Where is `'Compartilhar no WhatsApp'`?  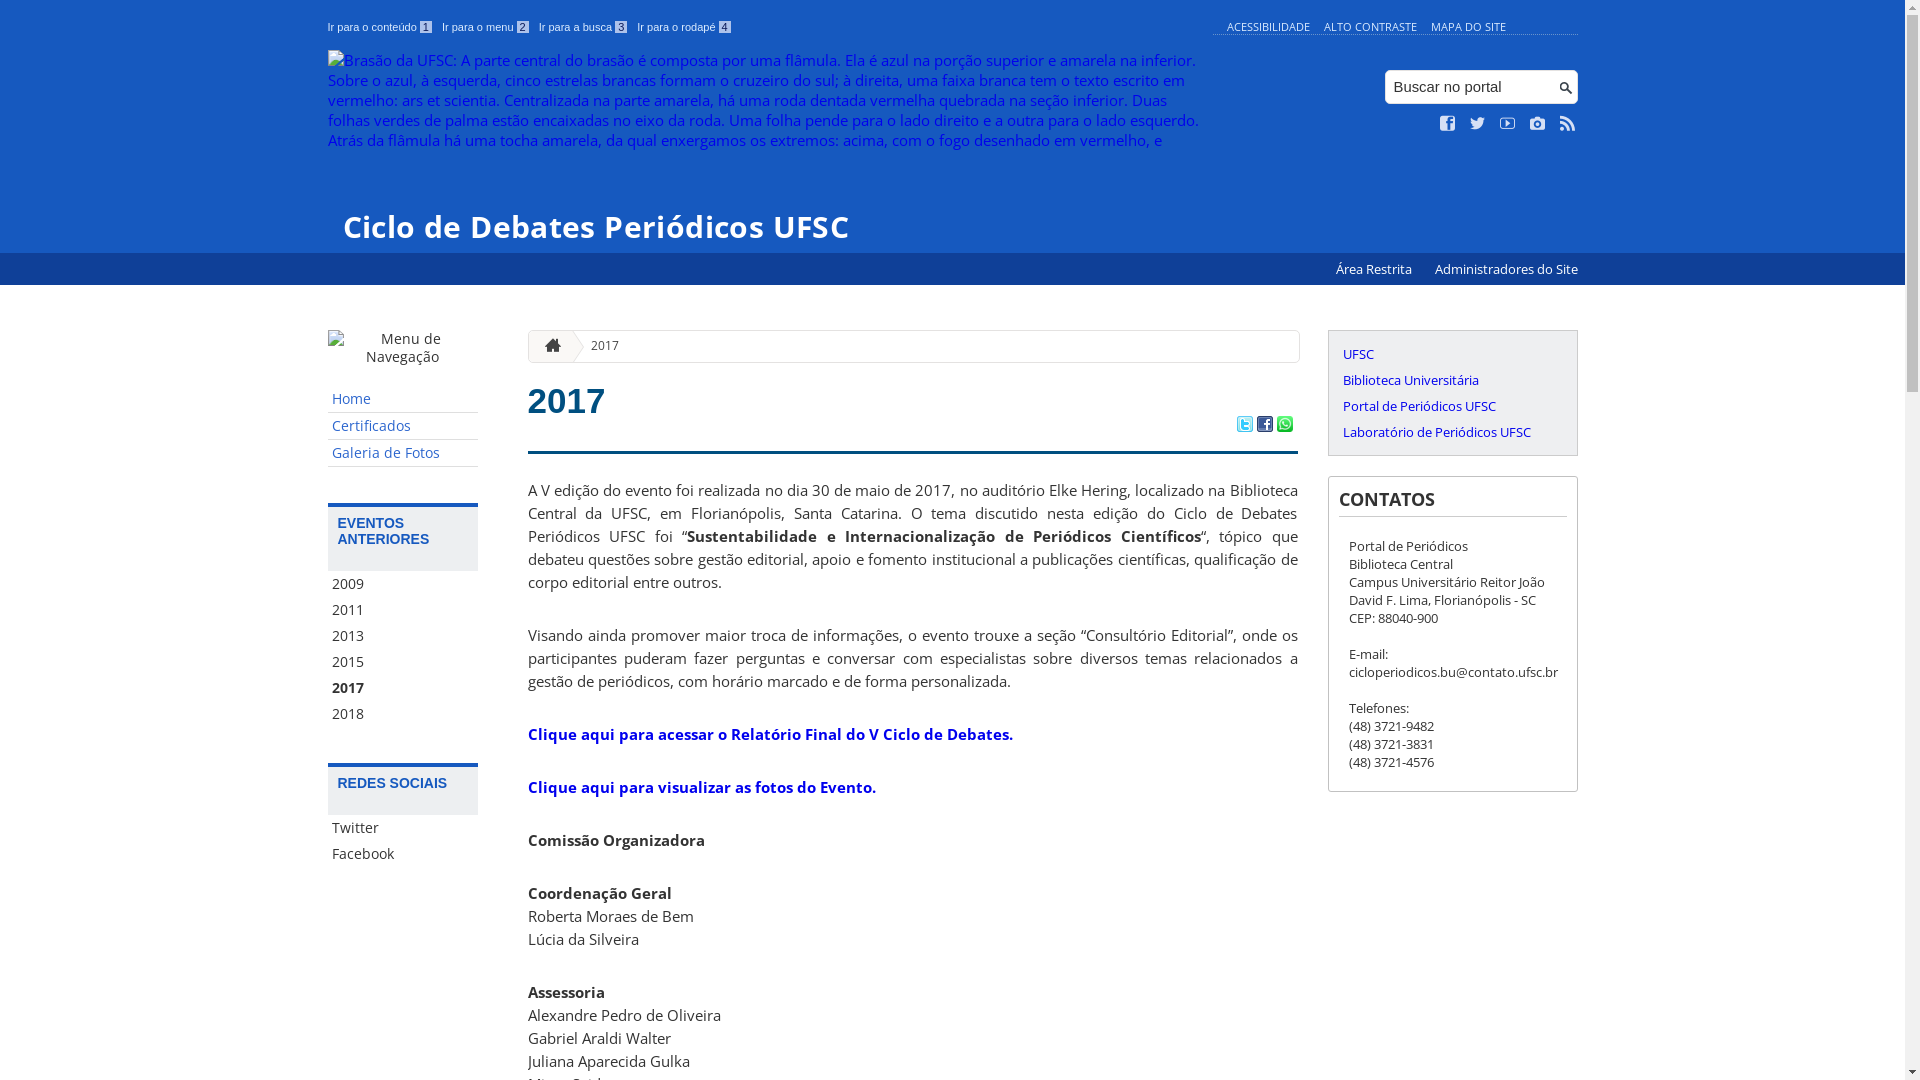
'Compartilhar no WhatsApp' is located at coordinates (1283, 424).